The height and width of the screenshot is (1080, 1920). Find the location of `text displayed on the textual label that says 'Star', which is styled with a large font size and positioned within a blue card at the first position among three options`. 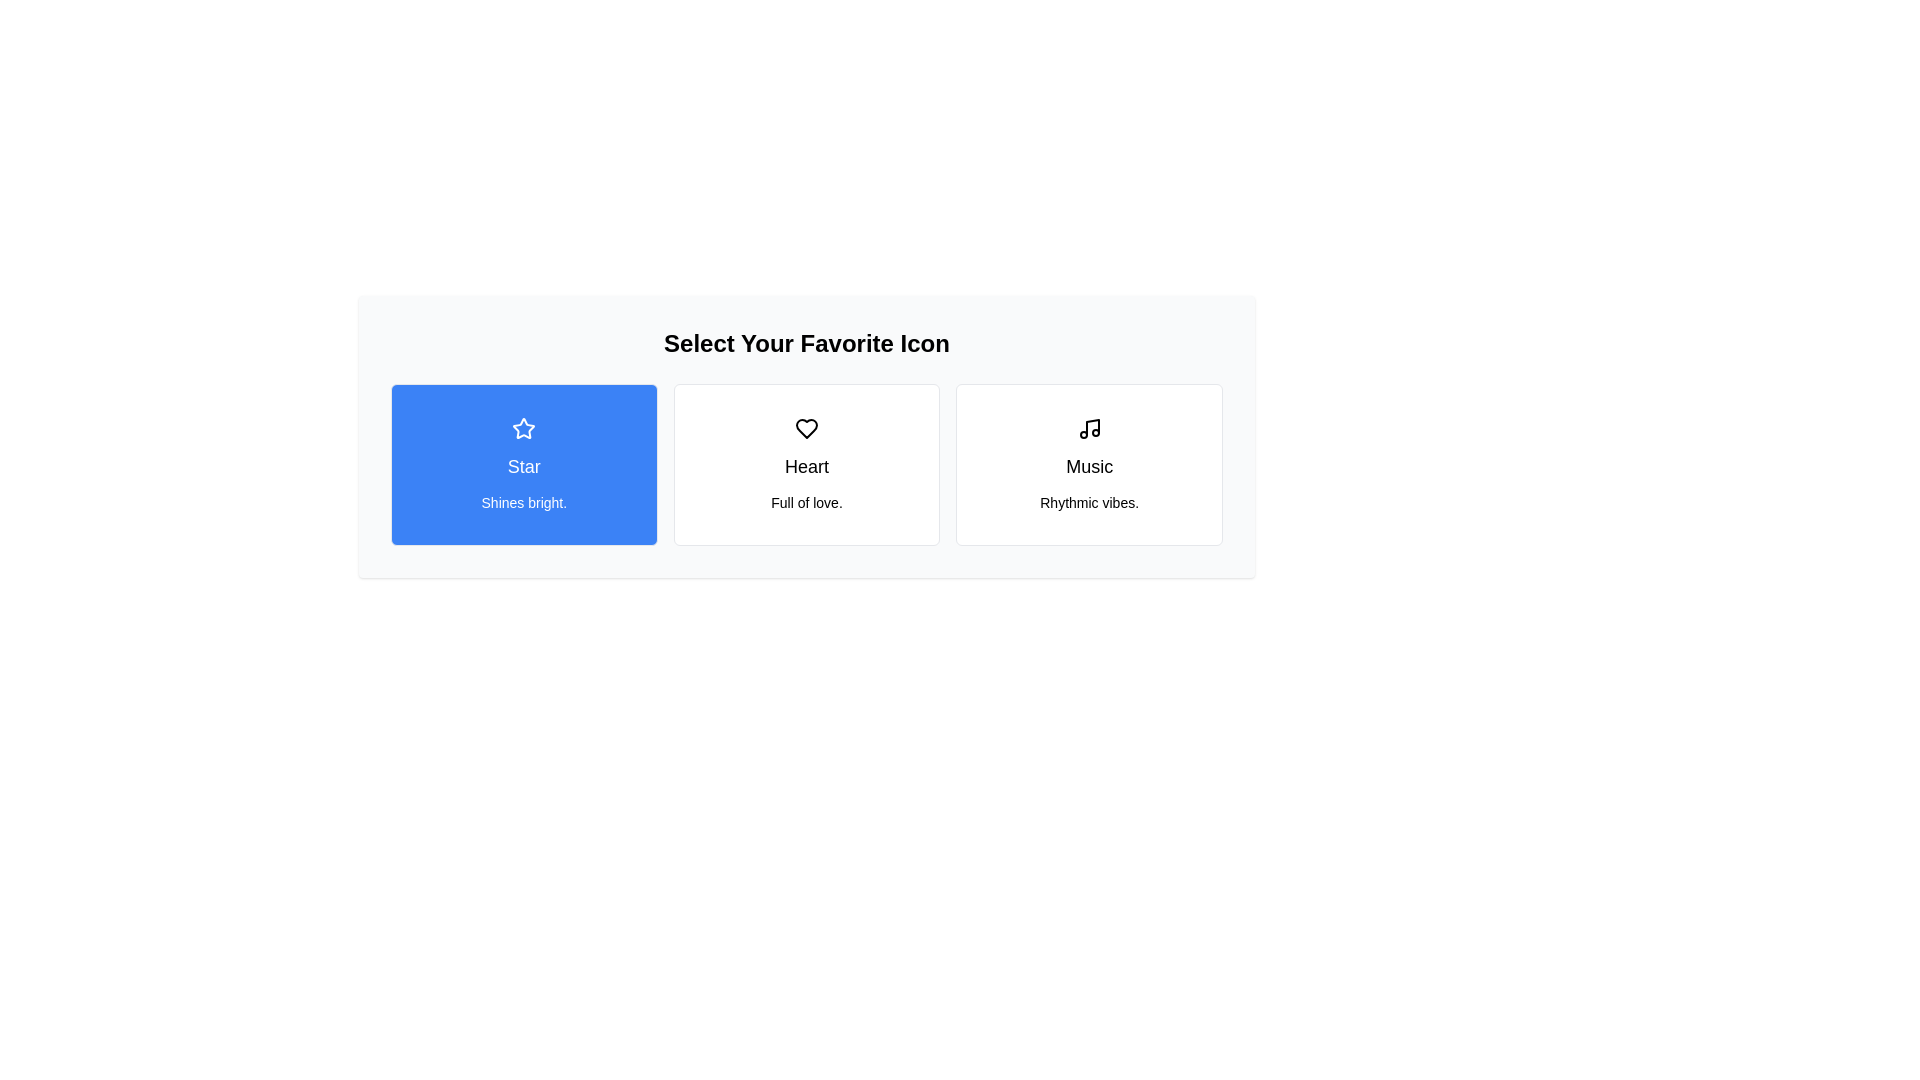

text displayed on the textual label that says 'Star', which is styled with a large font size and positioned within a blue card at the first position among three options is located at coordinates (524, 466).